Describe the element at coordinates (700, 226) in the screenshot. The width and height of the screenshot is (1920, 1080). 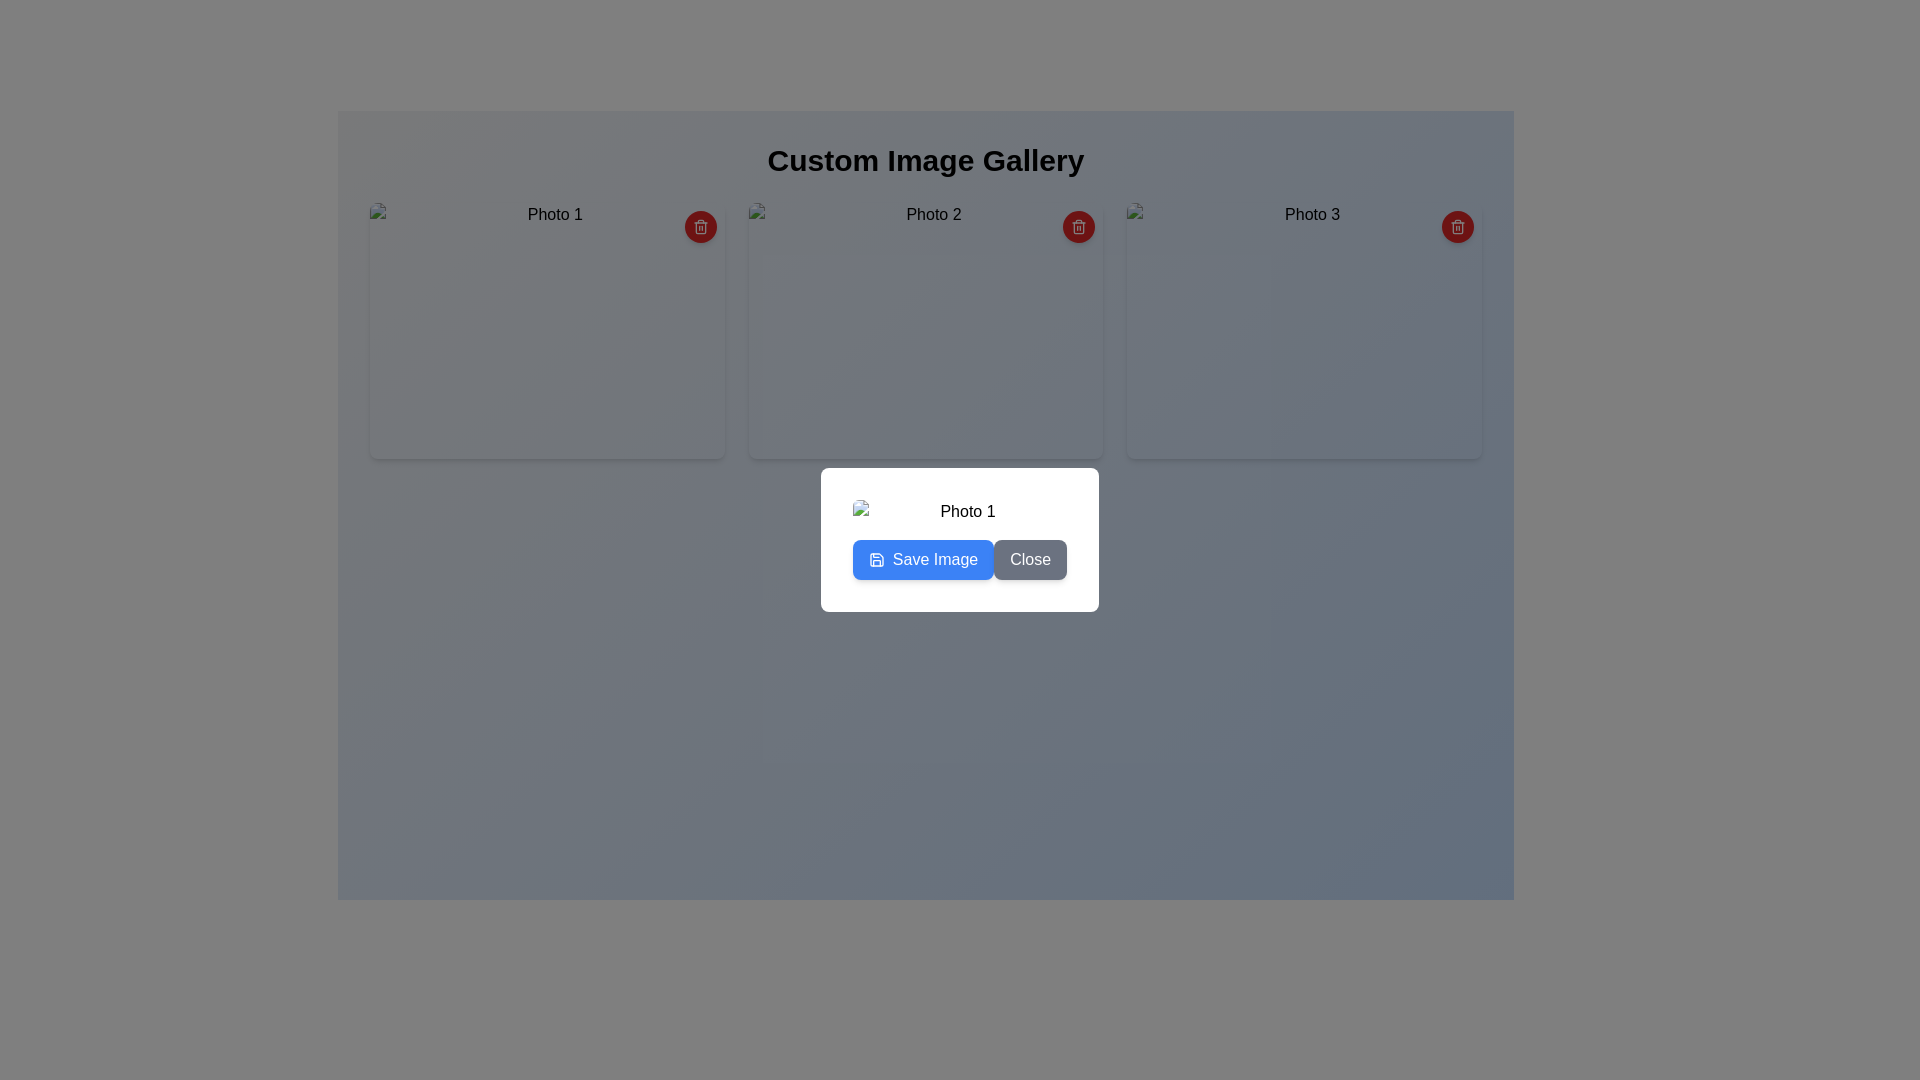
I see `the circular red button with a white trash icon located at the top-right corner of the 'Photo 1' content card to change its color` at that location.